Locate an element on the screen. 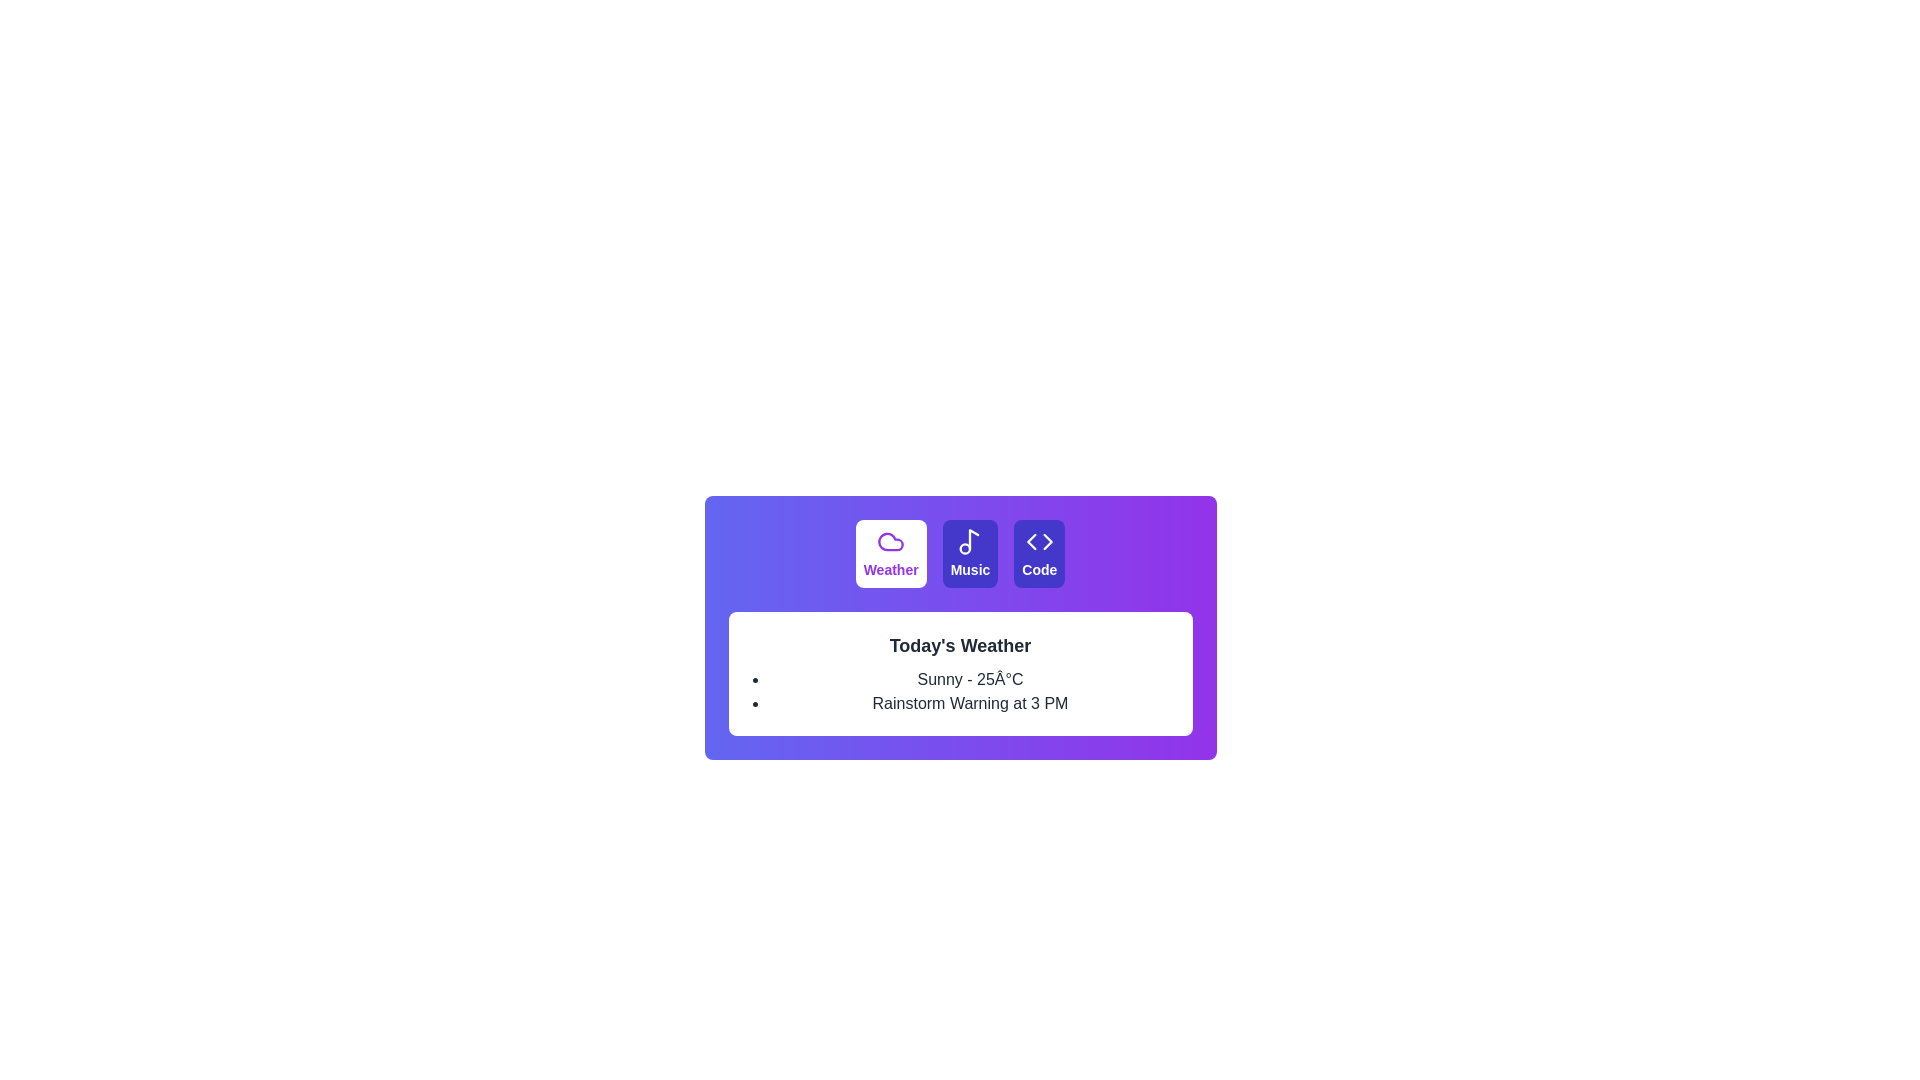 This screenshot has height=1080, width=1920. text label displaying 'Sunny - 25°C' in the center of the card under the 'Today's Weather' section is located at coordinates (970, 678).